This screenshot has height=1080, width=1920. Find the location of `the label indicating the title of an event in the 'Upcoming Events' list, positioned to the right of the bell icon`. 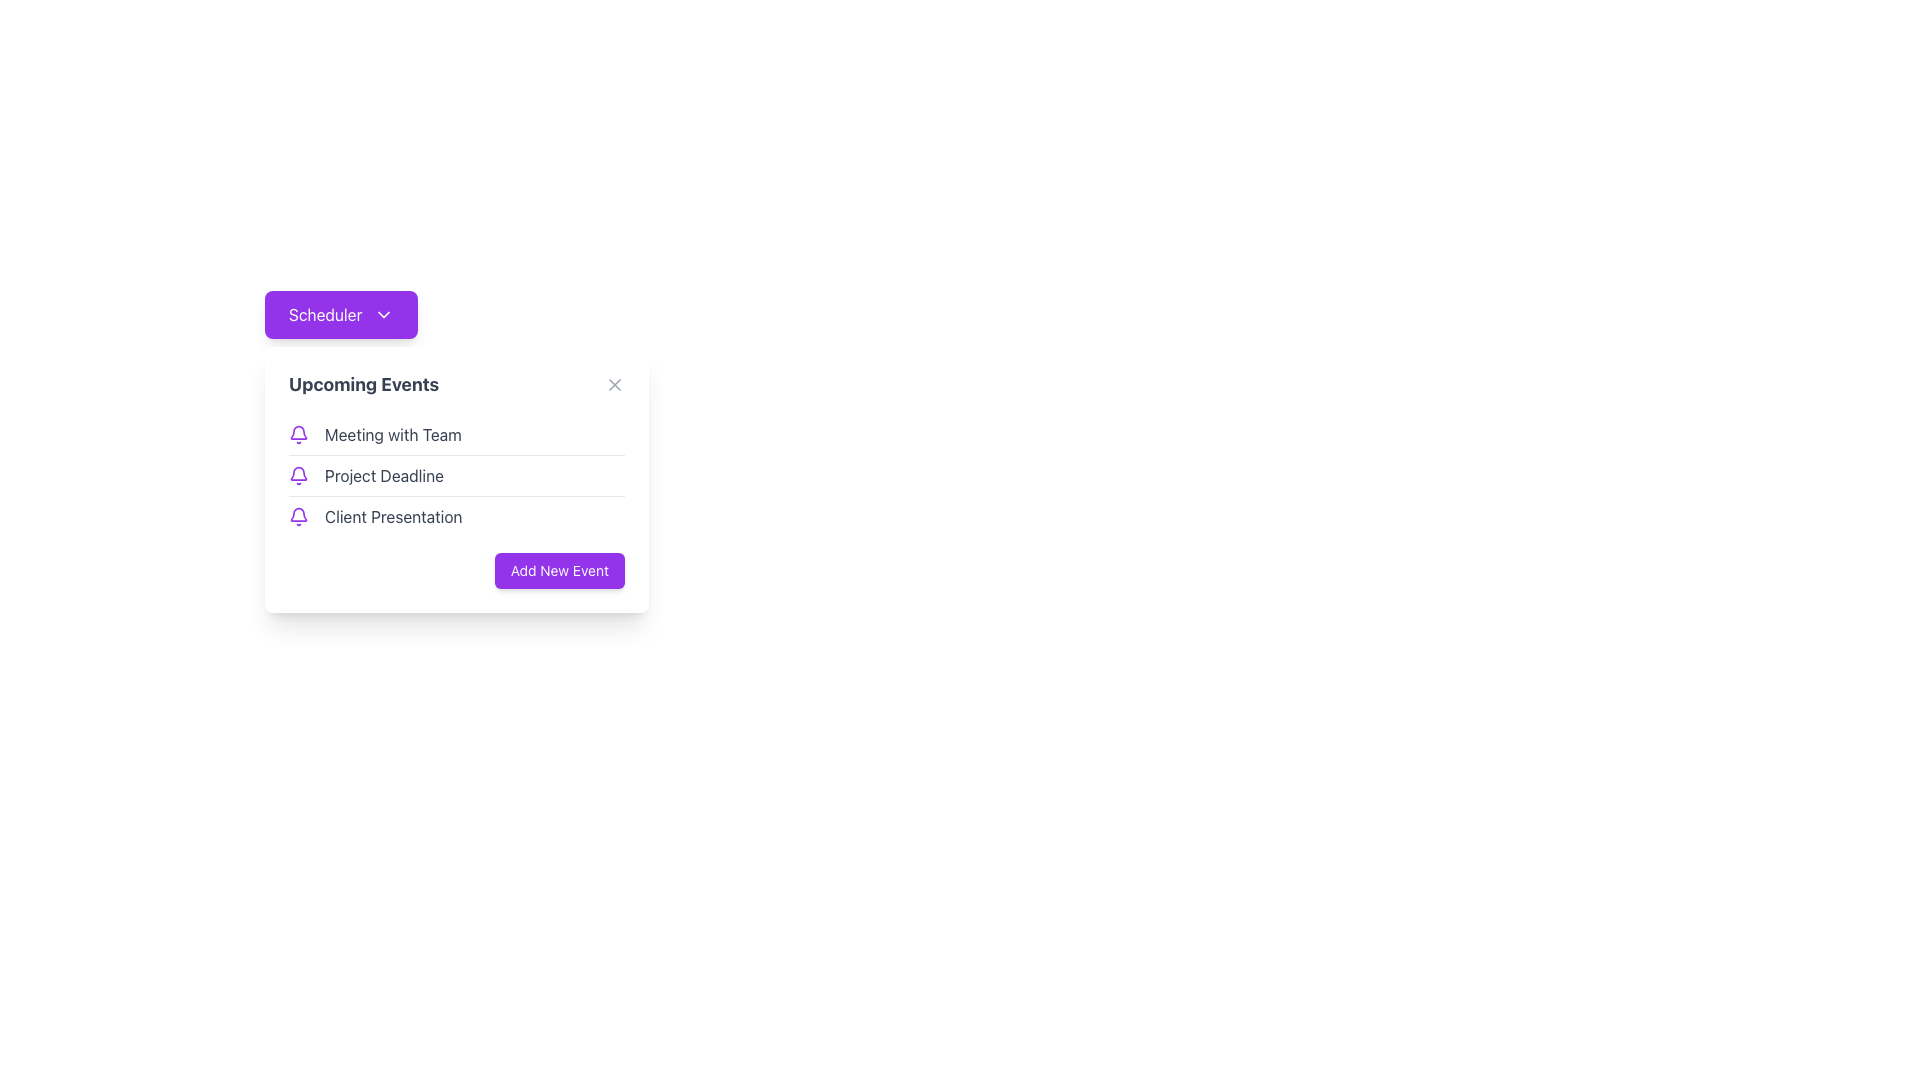

the label indicating the title of an event in the 'Upcoming Events' list, positioned to the right of the bell icon is located at coordinates (384, 475).